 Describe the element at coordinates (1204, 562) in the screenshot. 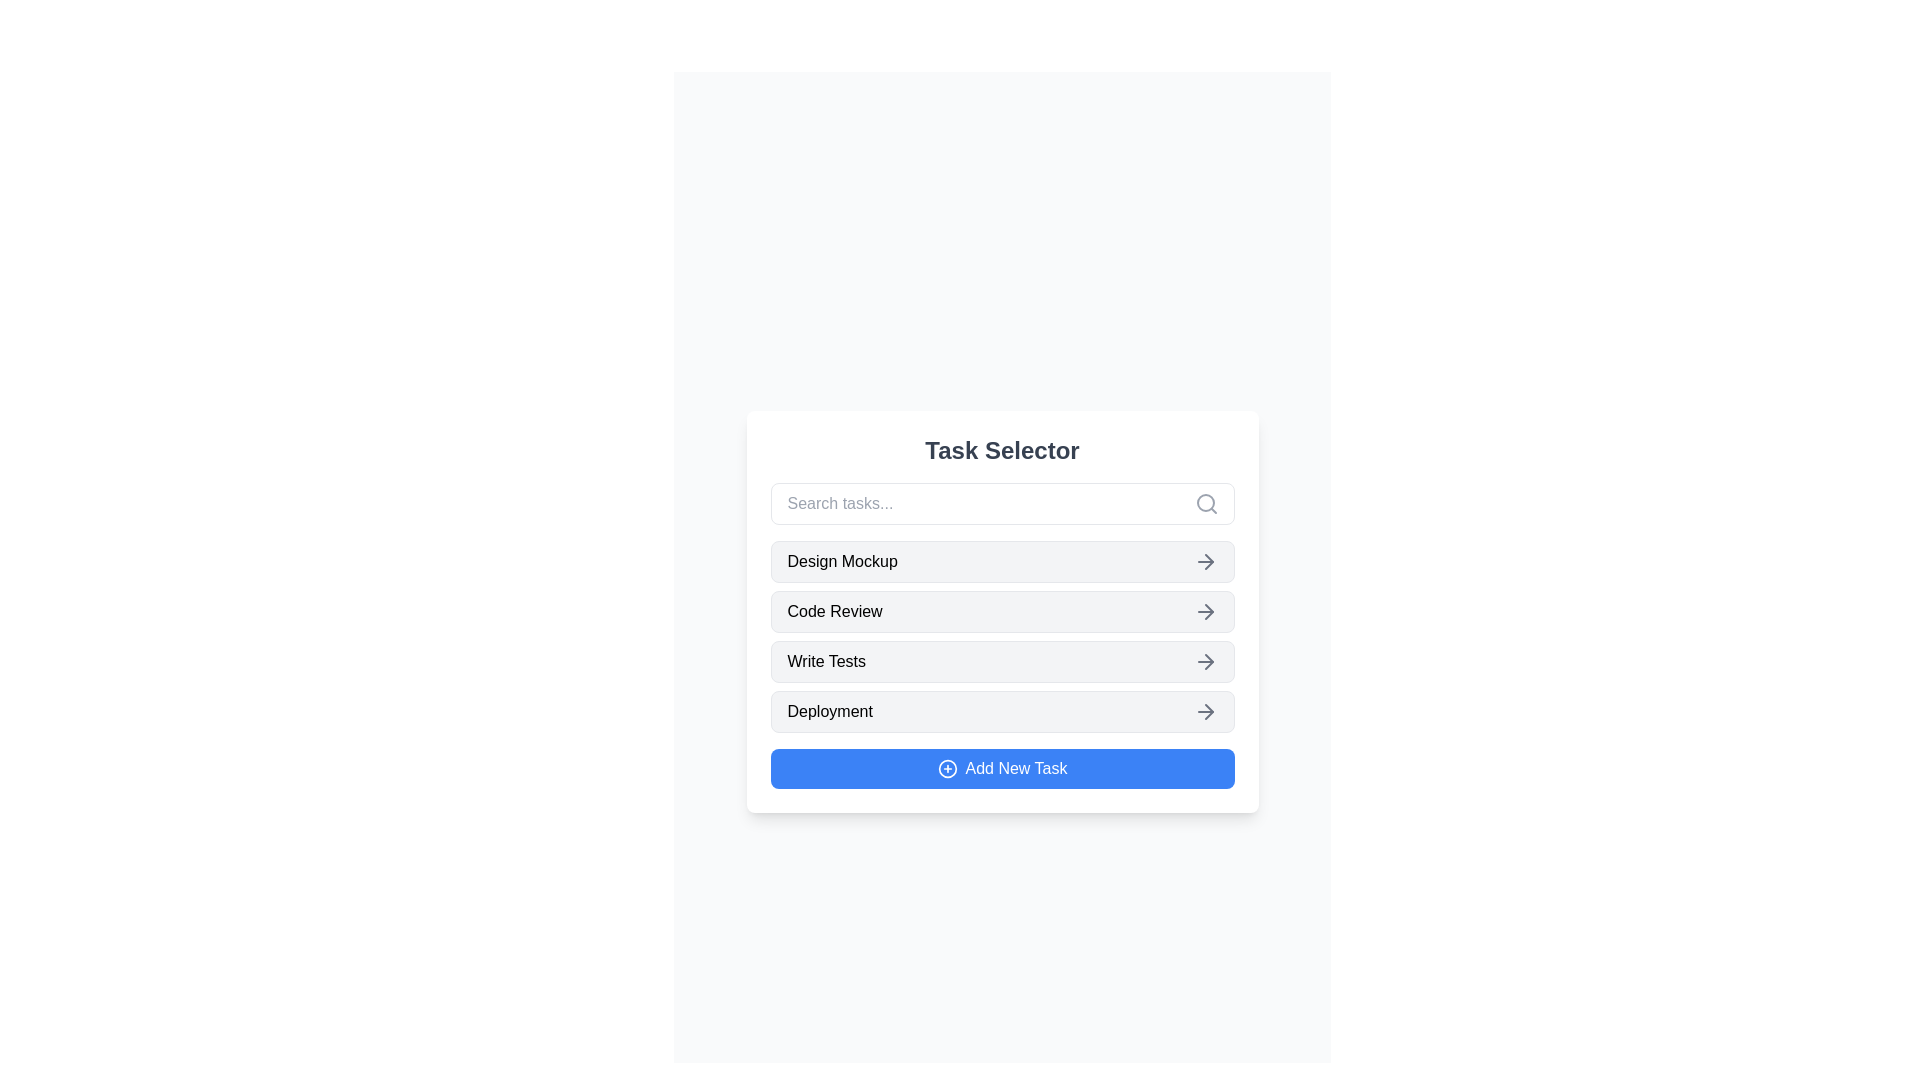

I see `the small gray arrow icon pointing right located at the far right end of the 'Design Mockup' button` at that location.